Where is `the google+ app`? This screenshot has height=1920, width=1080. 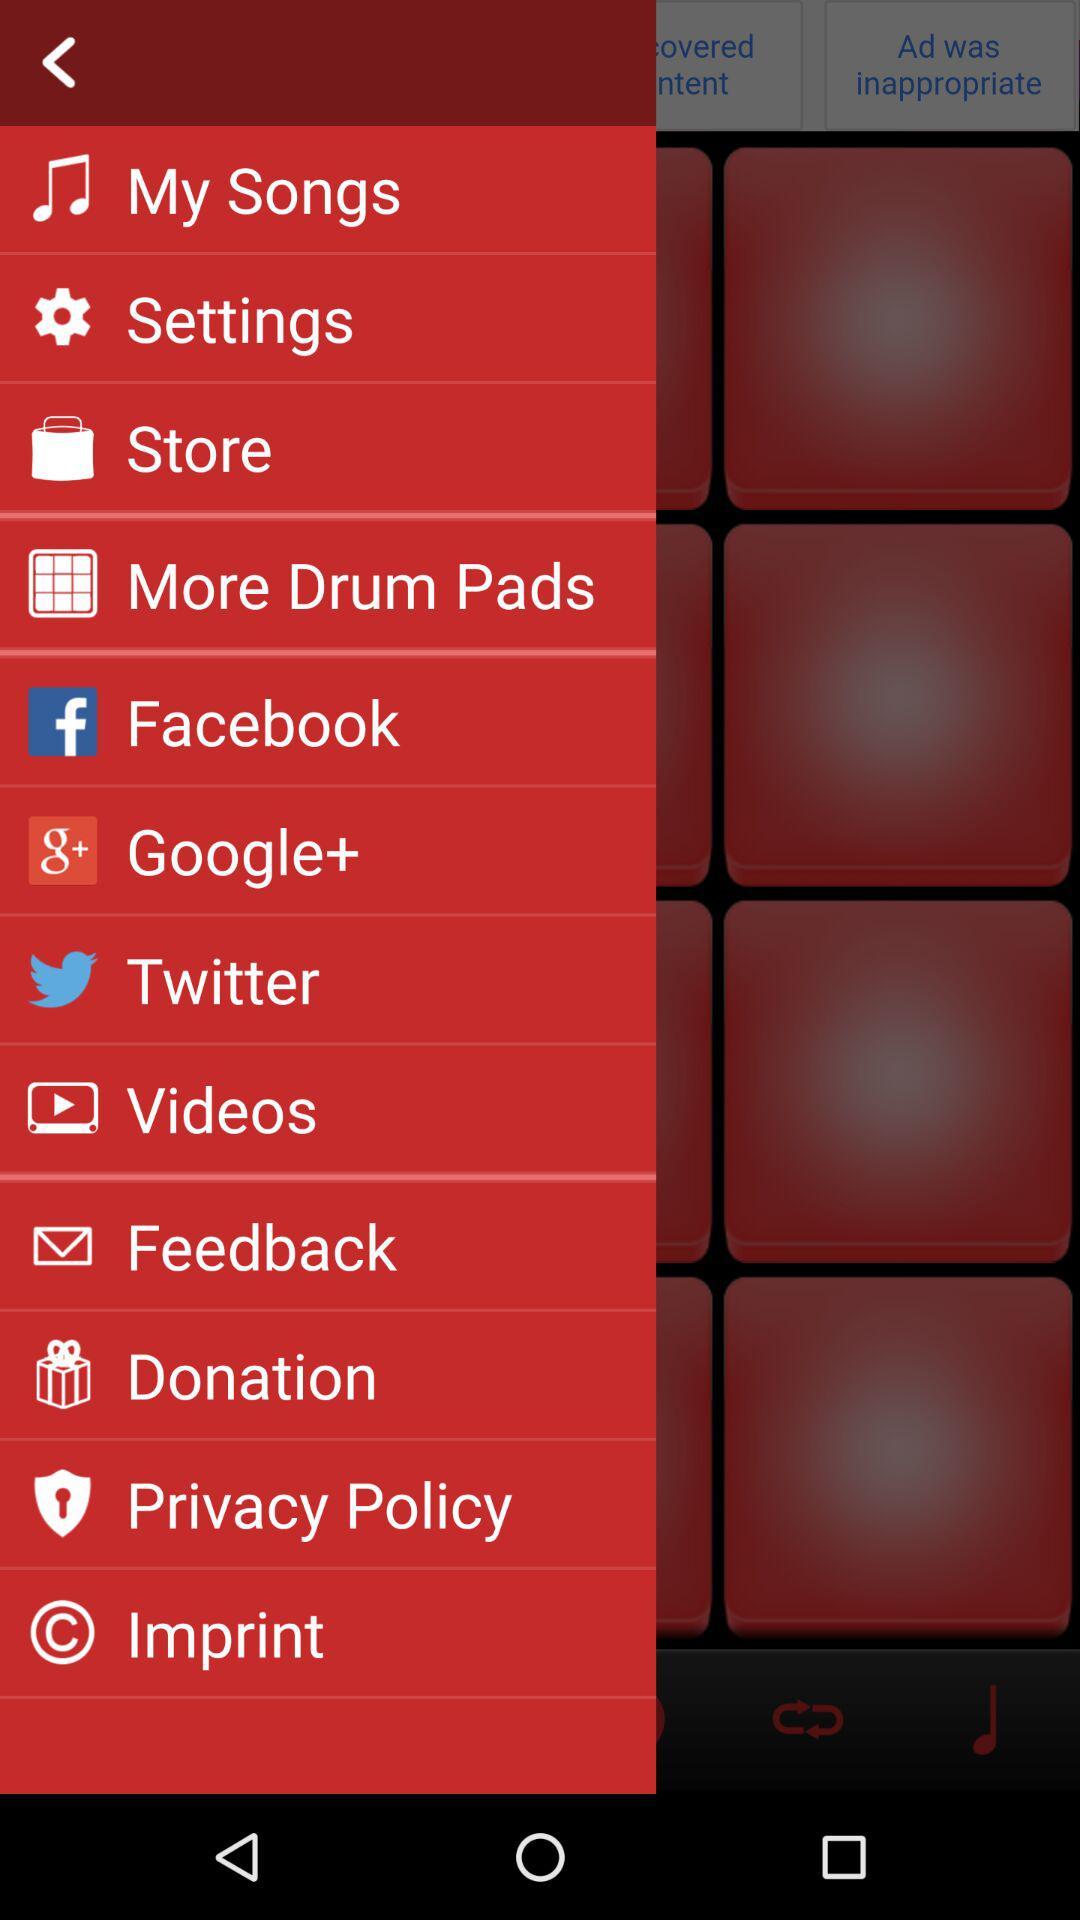
the google+ app is located at coordinates (242, 850).